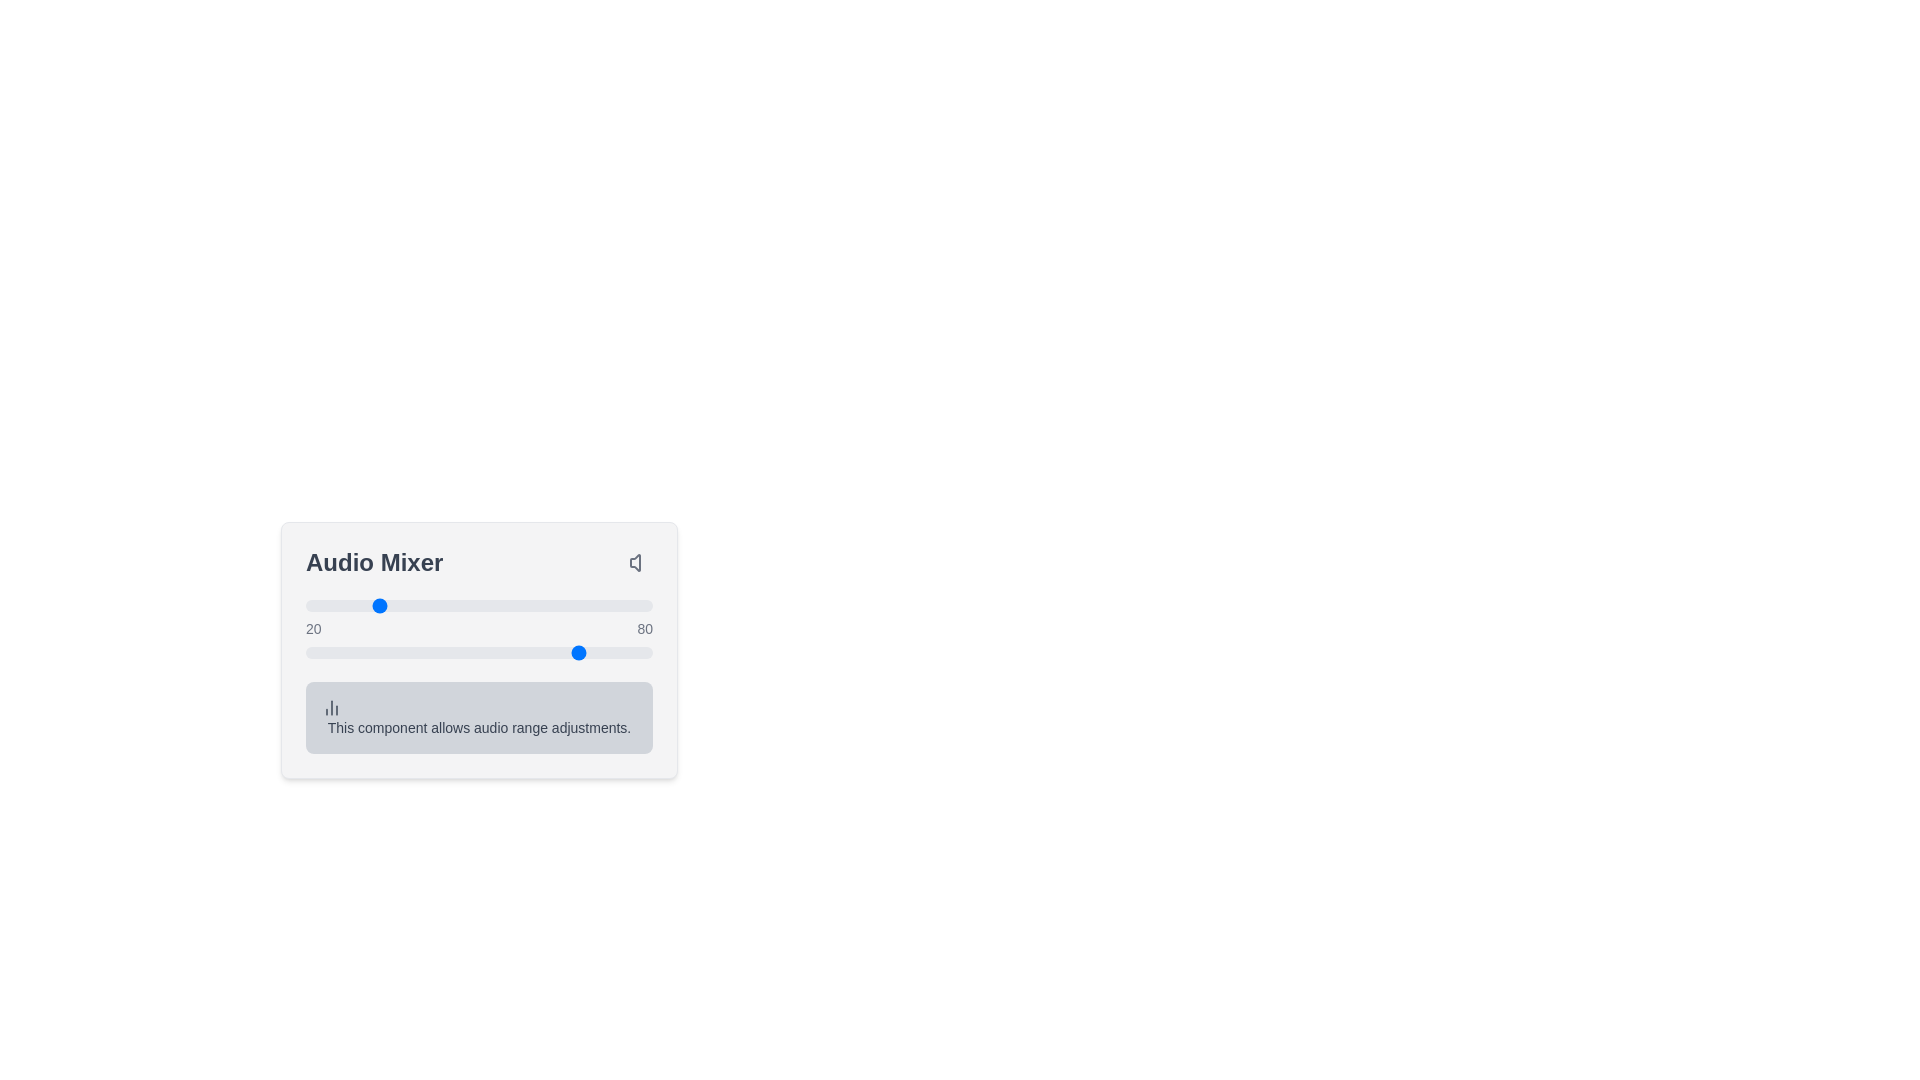  What do you see at coordinates (331, 707) in the screenshot?
I see `the small gray bar chart icon located at the top left of the descriptive text for audio range adjustments` at bounding box center [331, 707].